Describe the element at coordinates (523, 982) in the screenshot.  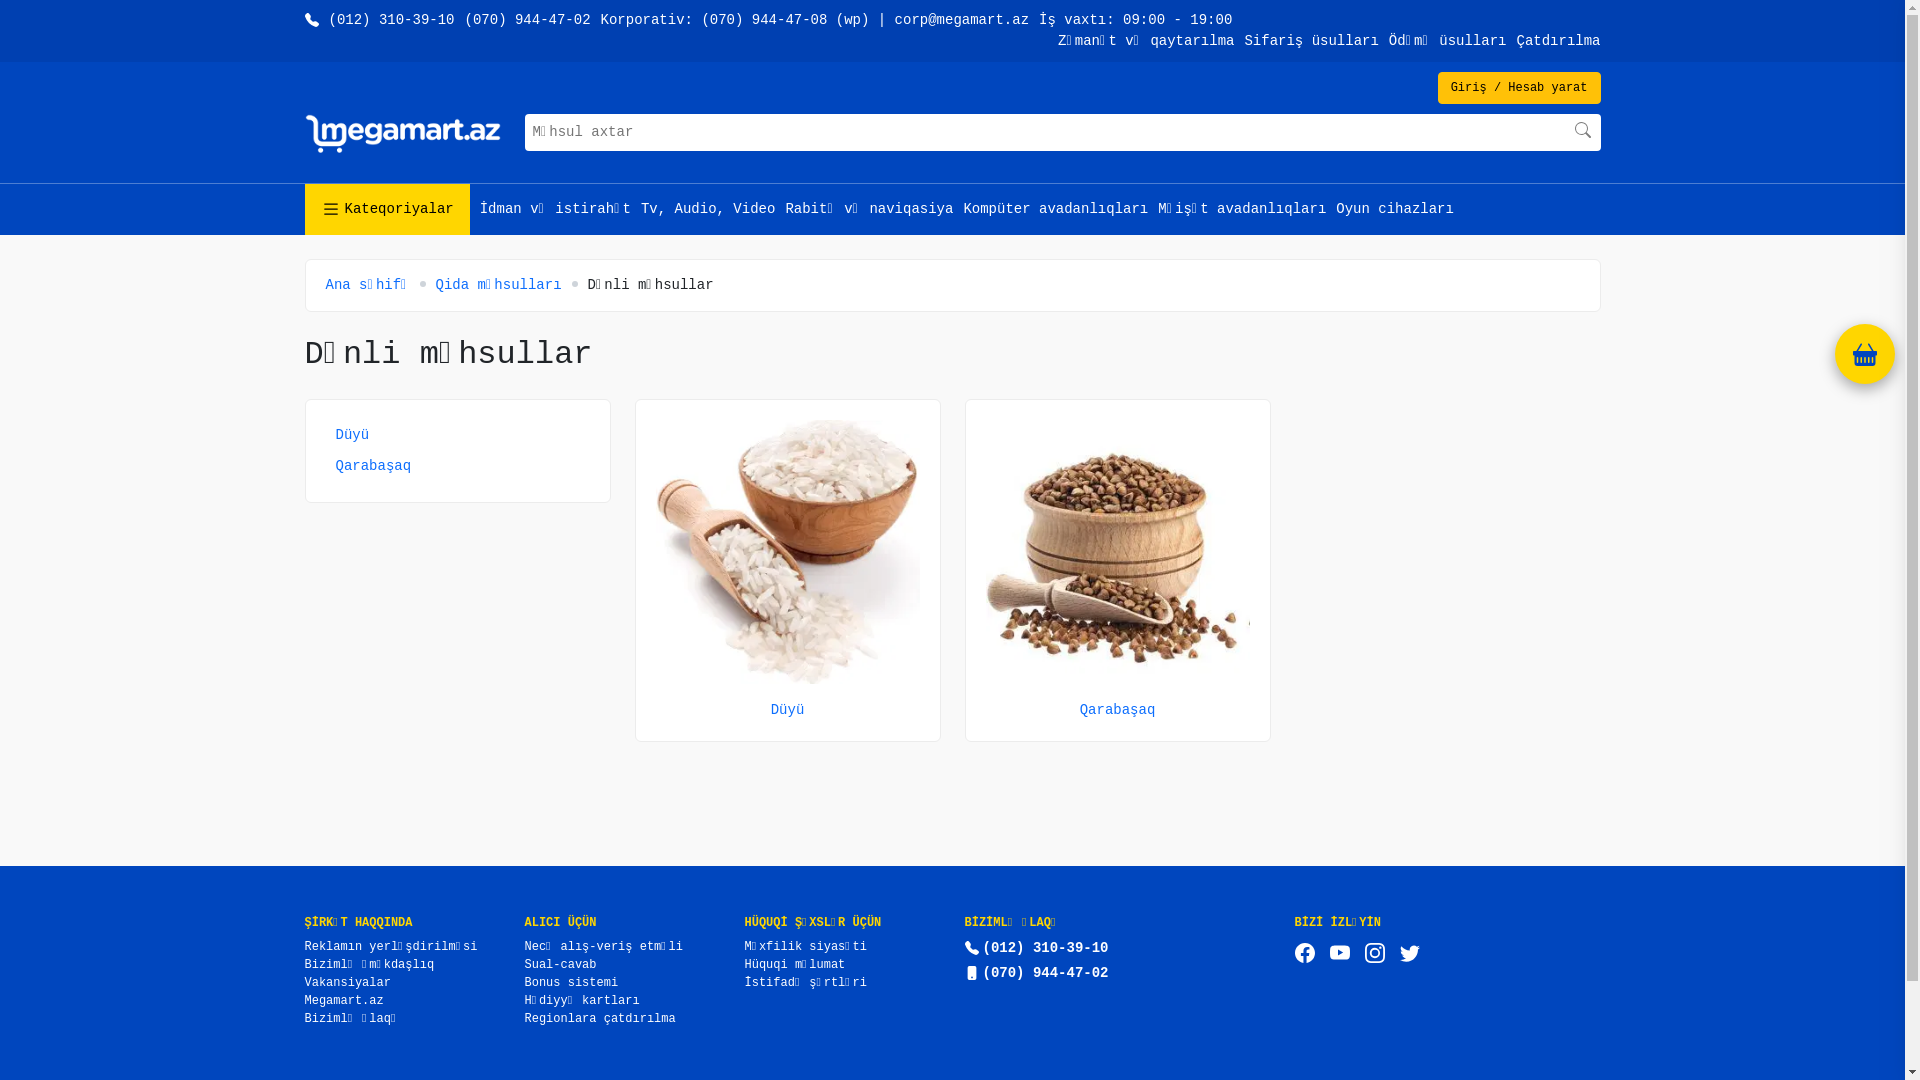
I see `'Bonus sistemi'` at that location.